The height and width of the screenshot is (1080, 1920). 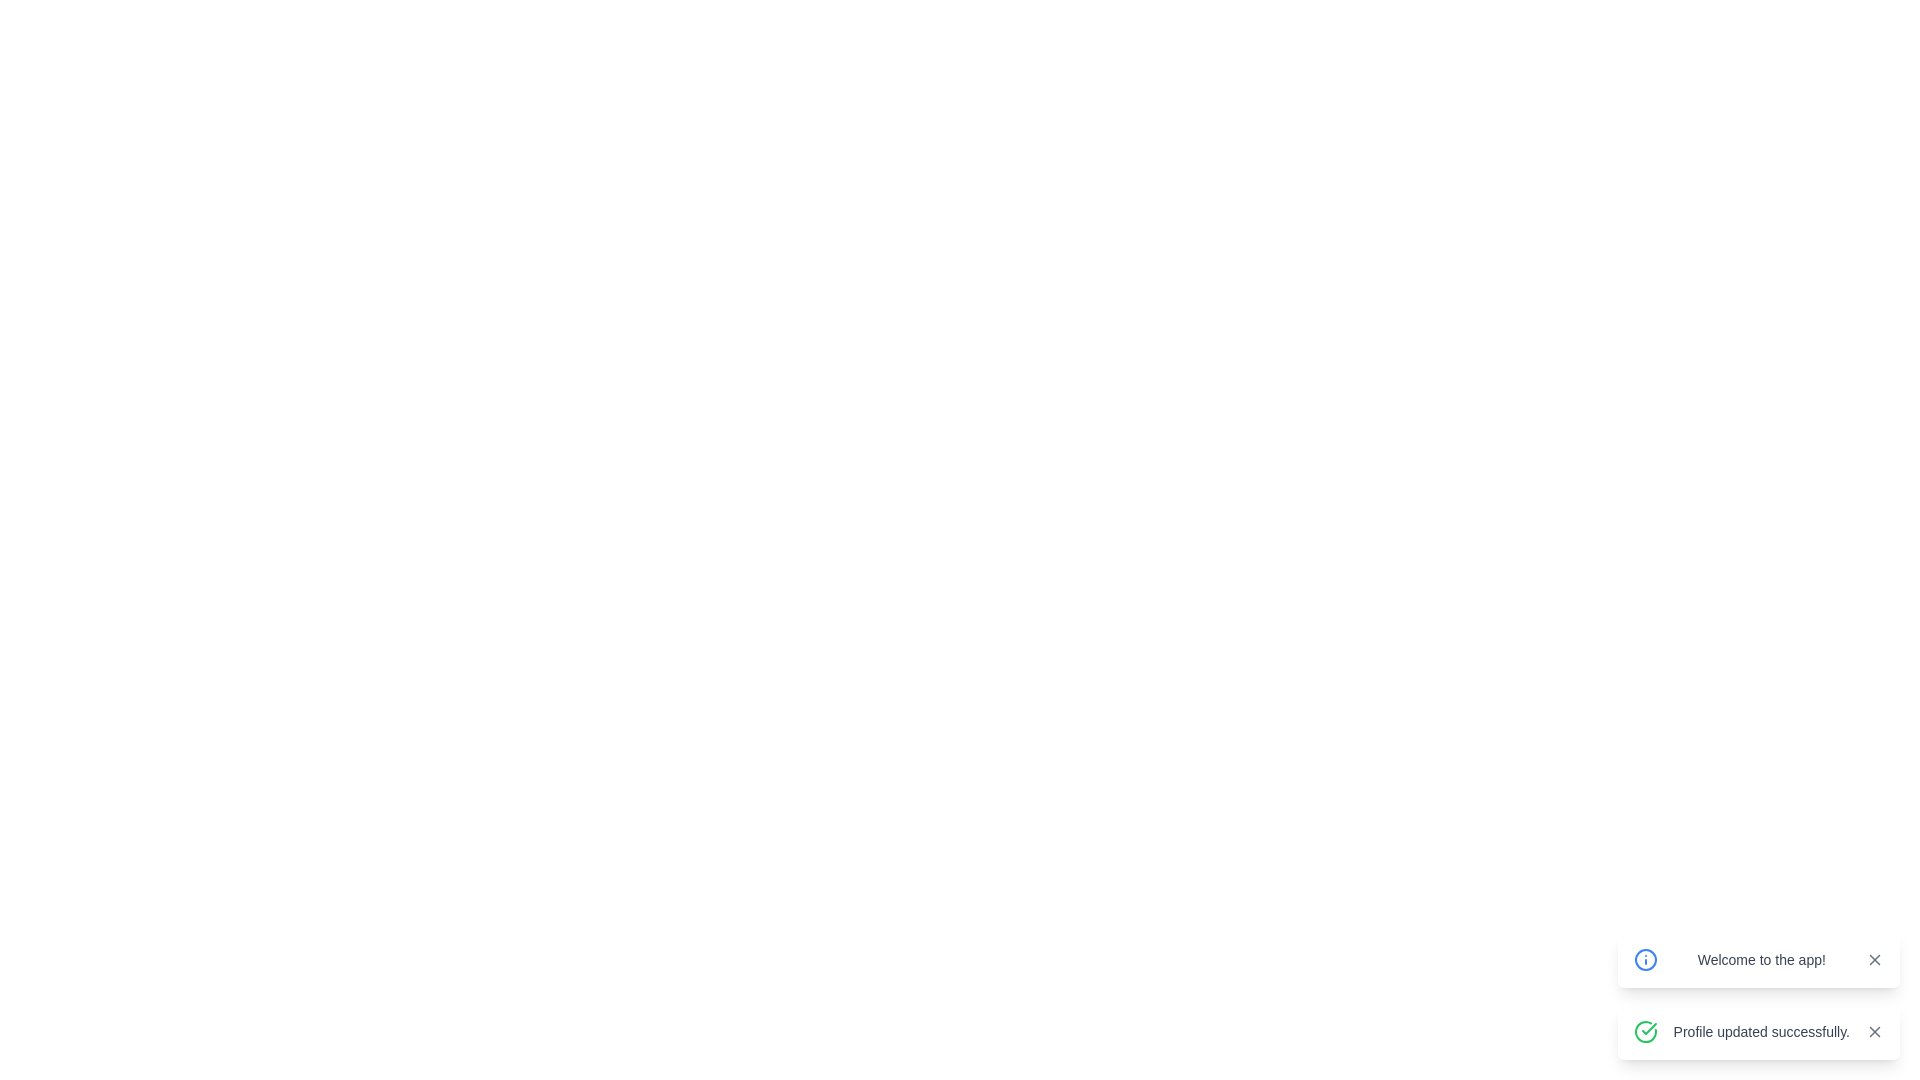 What do you see at coordinates (1874, 959) in the screenshot?
I see `the close button located at the far-right edge of the notification box` at bounding box center [1874, 959].